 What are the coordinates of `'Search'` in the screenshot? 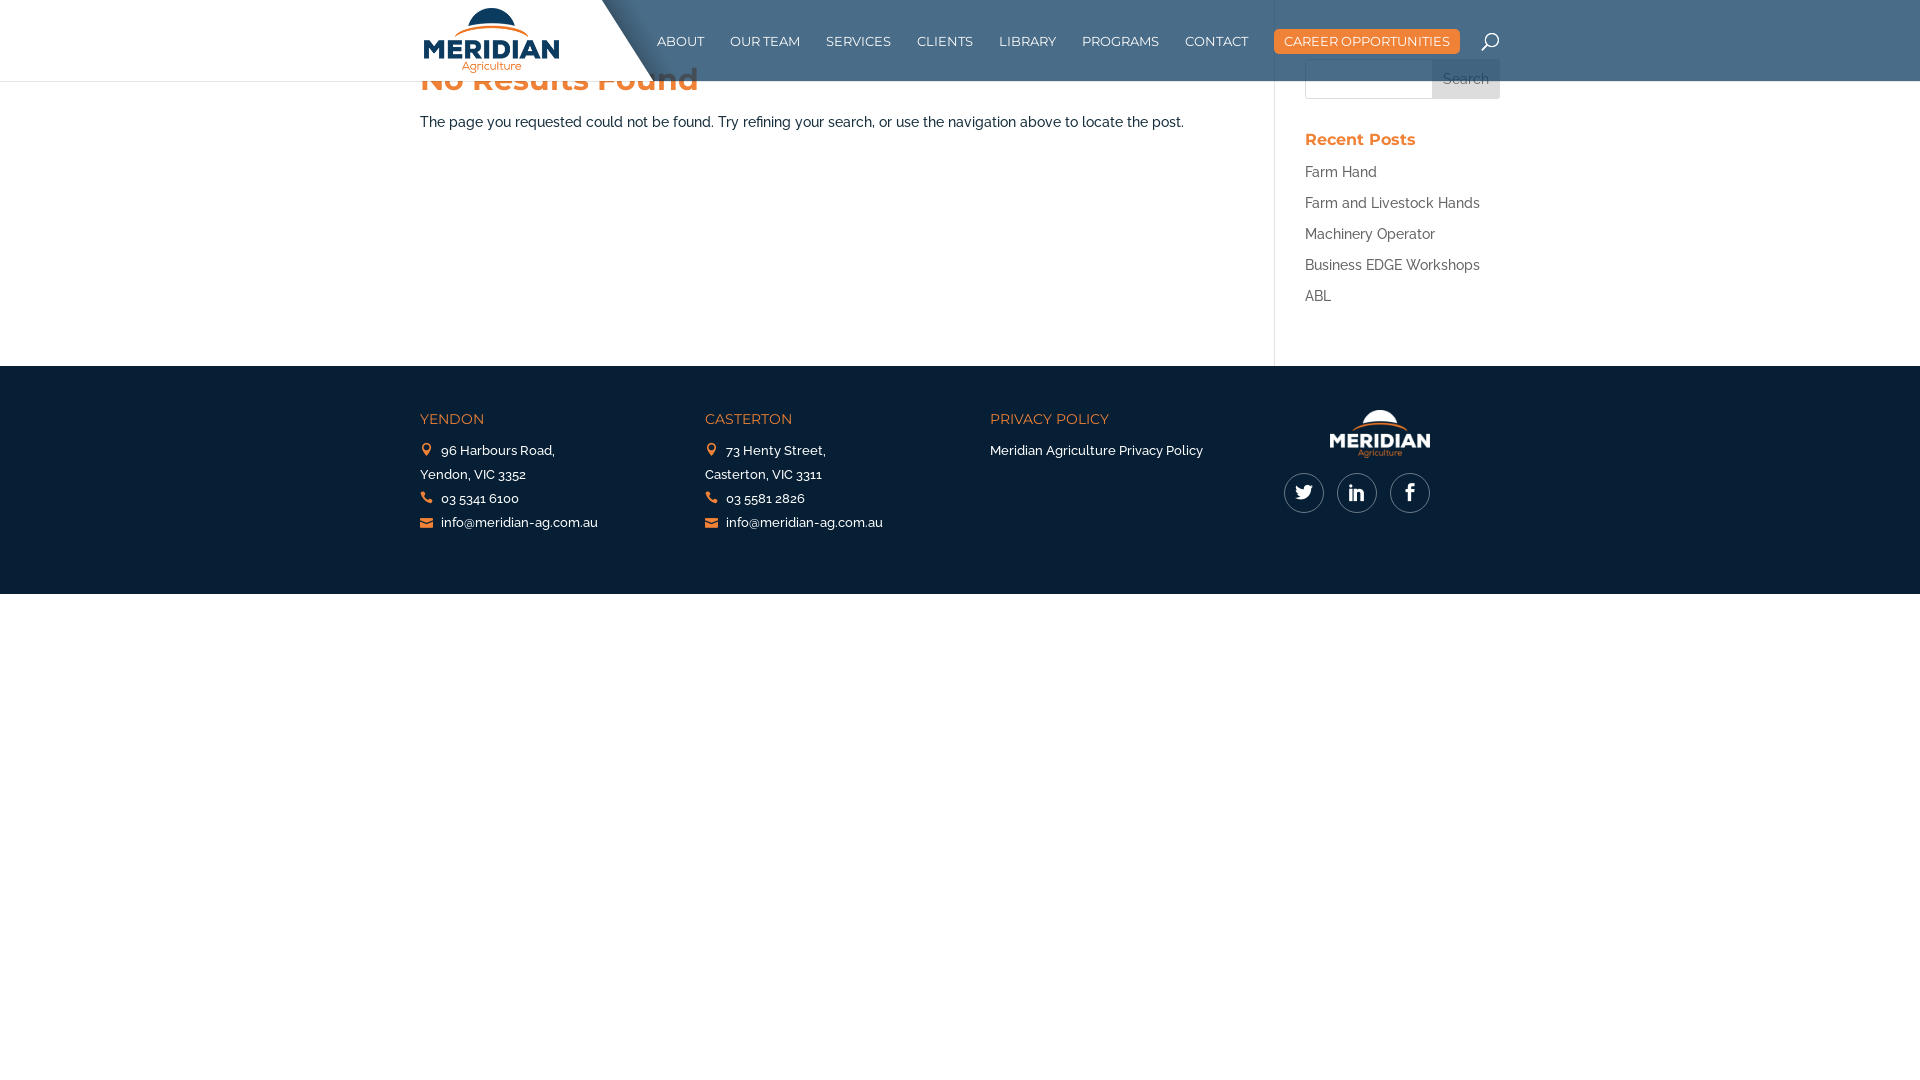 It's located at (1465, 77).